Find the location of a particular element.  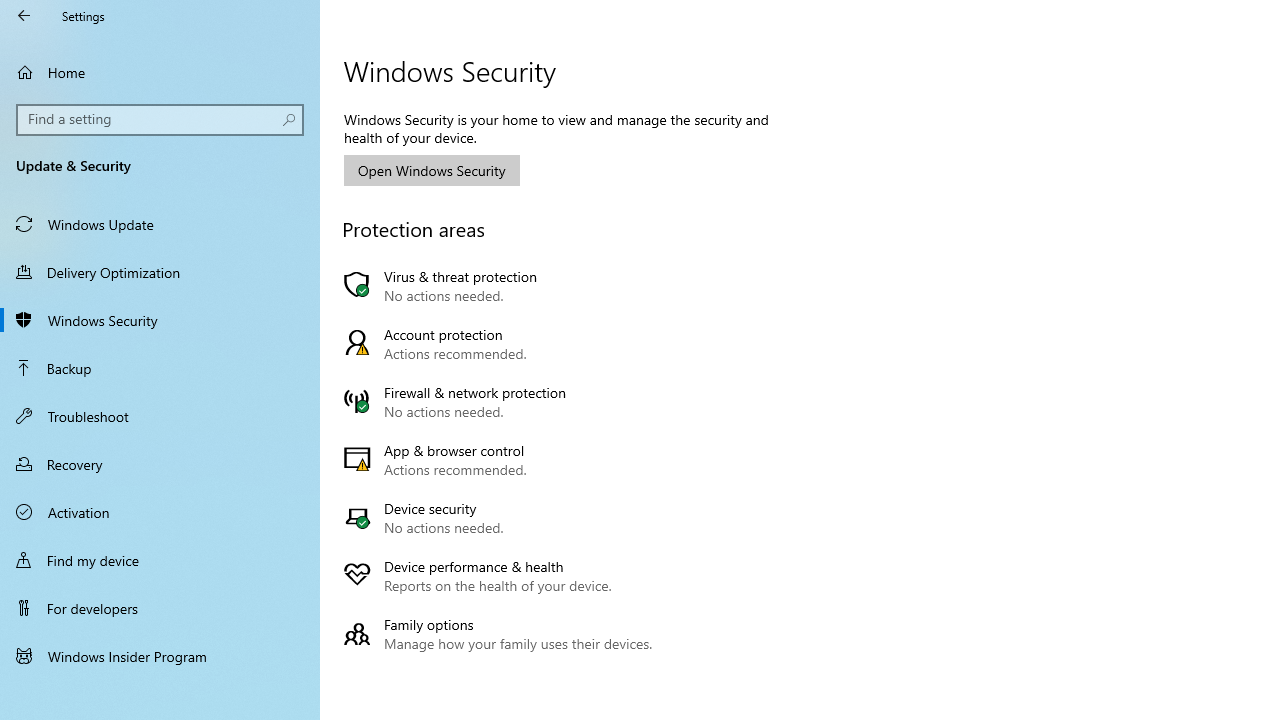

'App & browser control Actions recommended.' is located at coordinates (503, 460).